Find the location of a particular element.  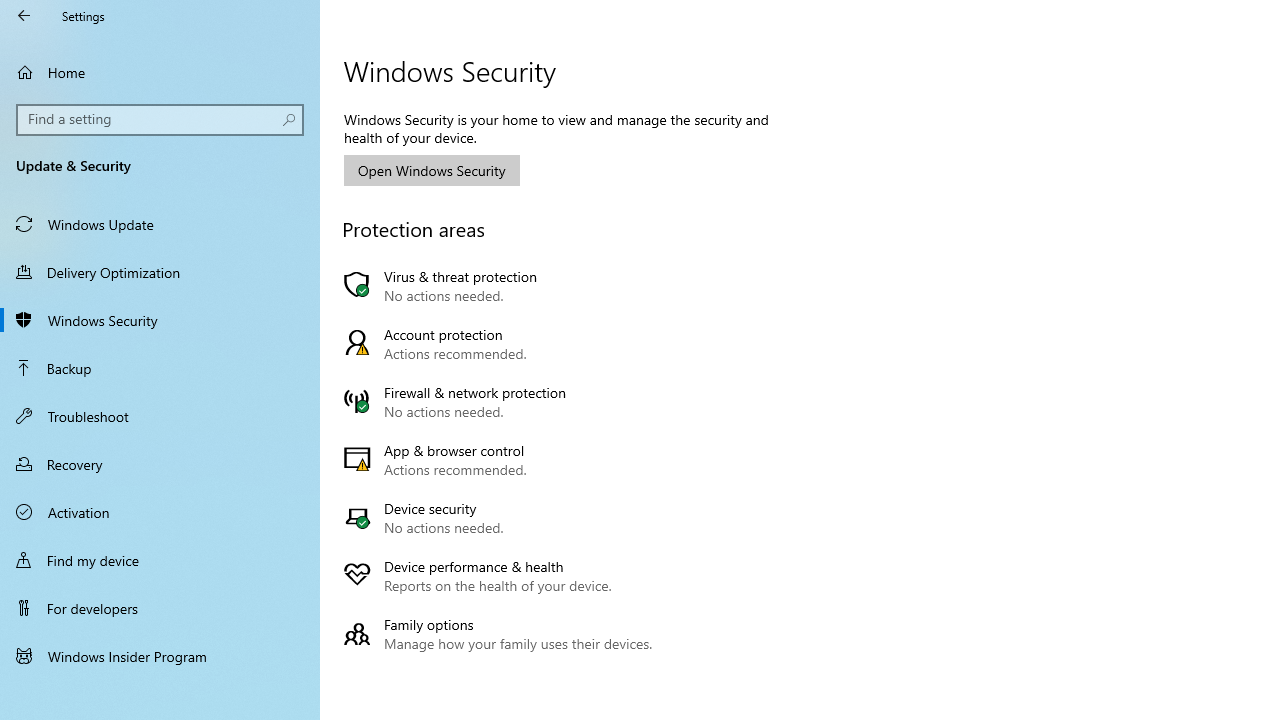

'App & browser control Actions recommended.' is located at coordinates (503, 460).